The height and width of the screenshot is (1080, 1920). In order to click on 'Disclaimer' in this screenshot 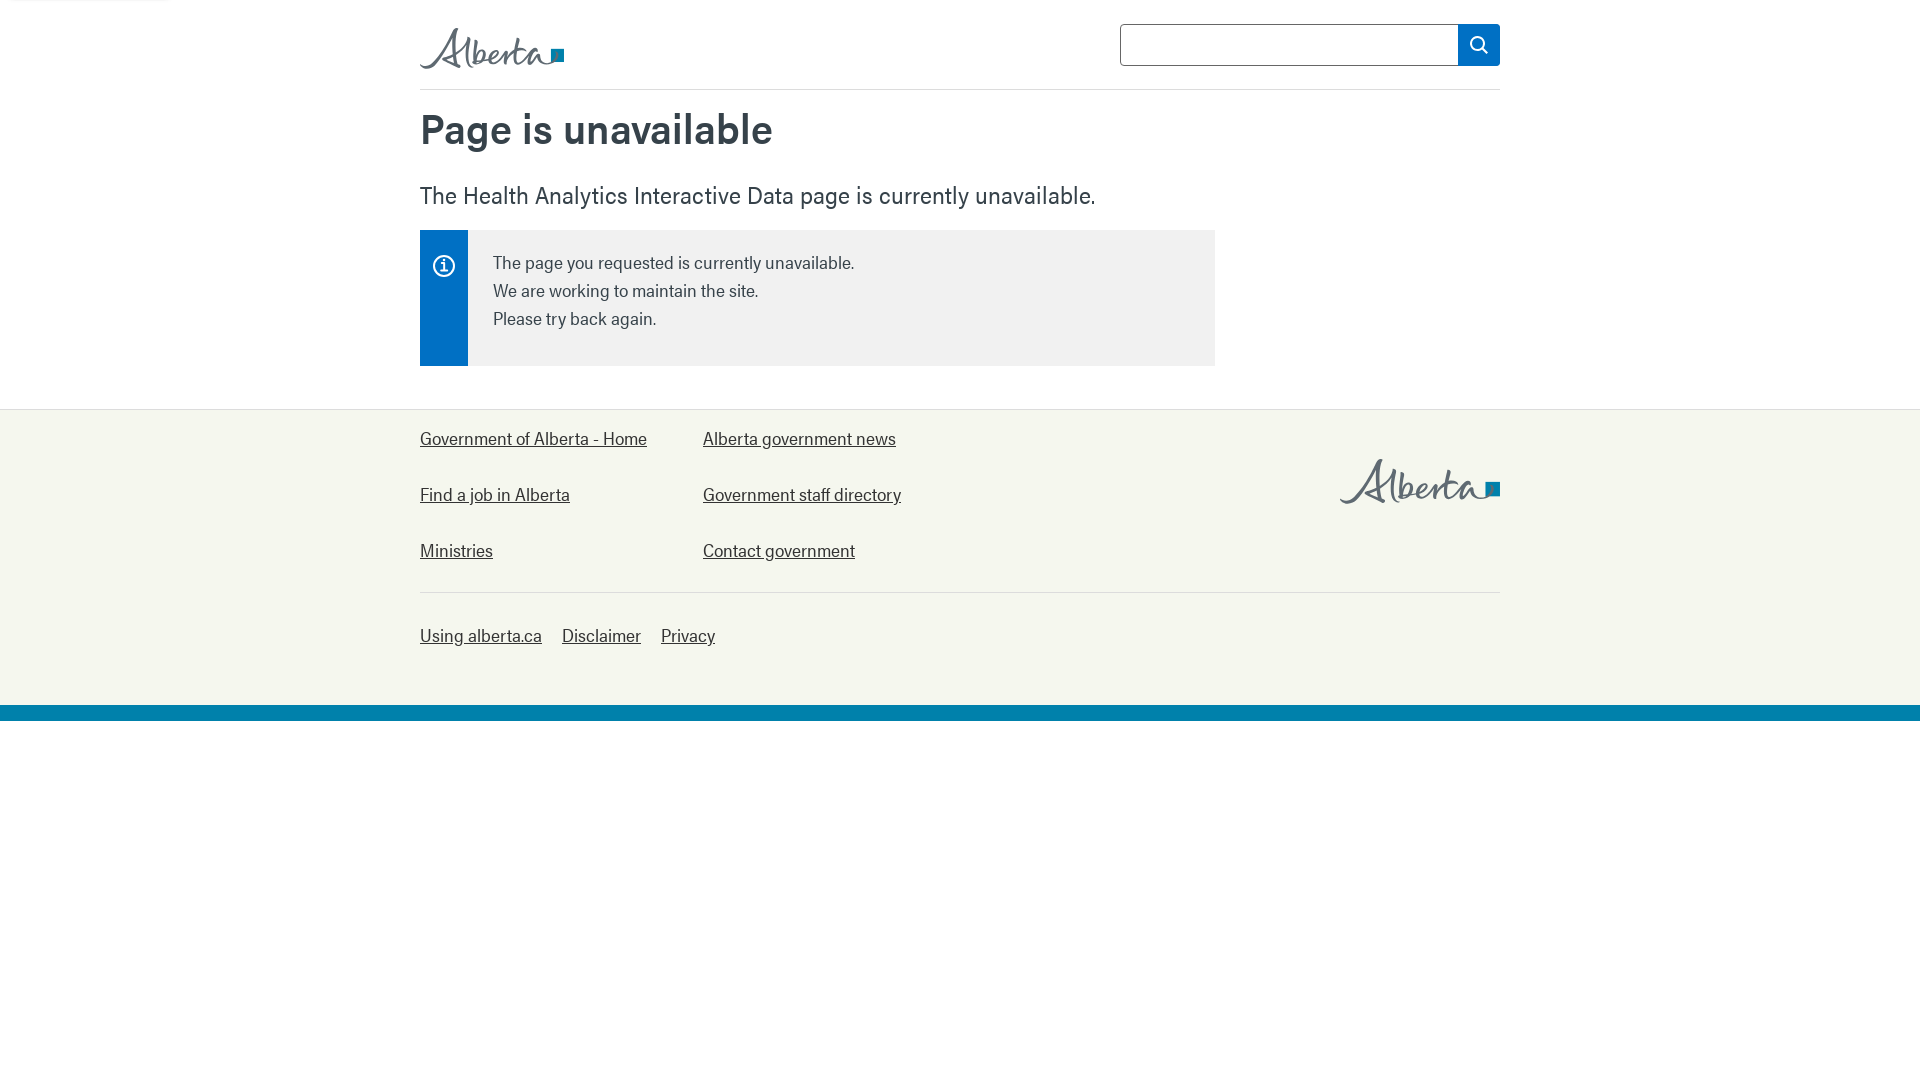, I will do `click(600, 635)`.